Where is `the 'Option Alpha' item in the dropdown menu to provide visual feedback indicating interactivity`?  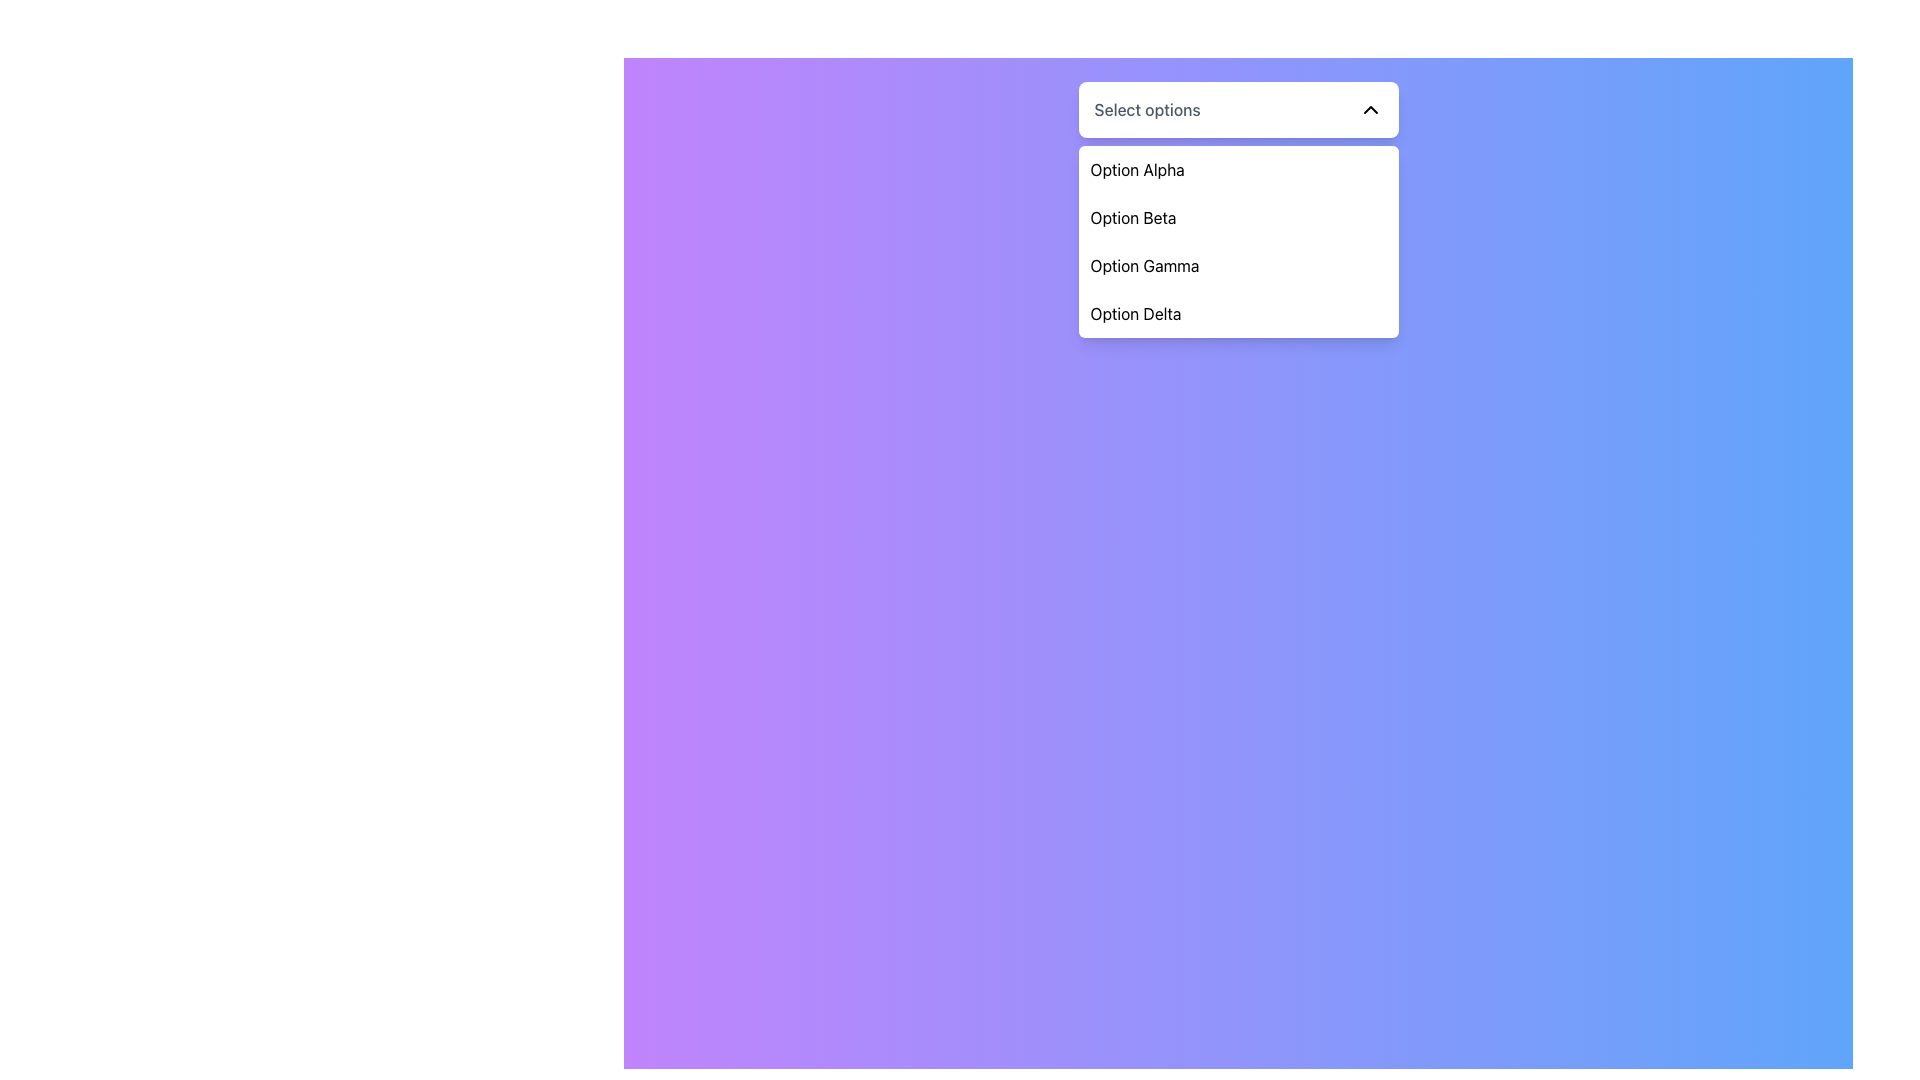
the 'Option Alpha' item in the dropdown menu to provide visual feedback indicating interactivity is located at coordinates (1237, 168).